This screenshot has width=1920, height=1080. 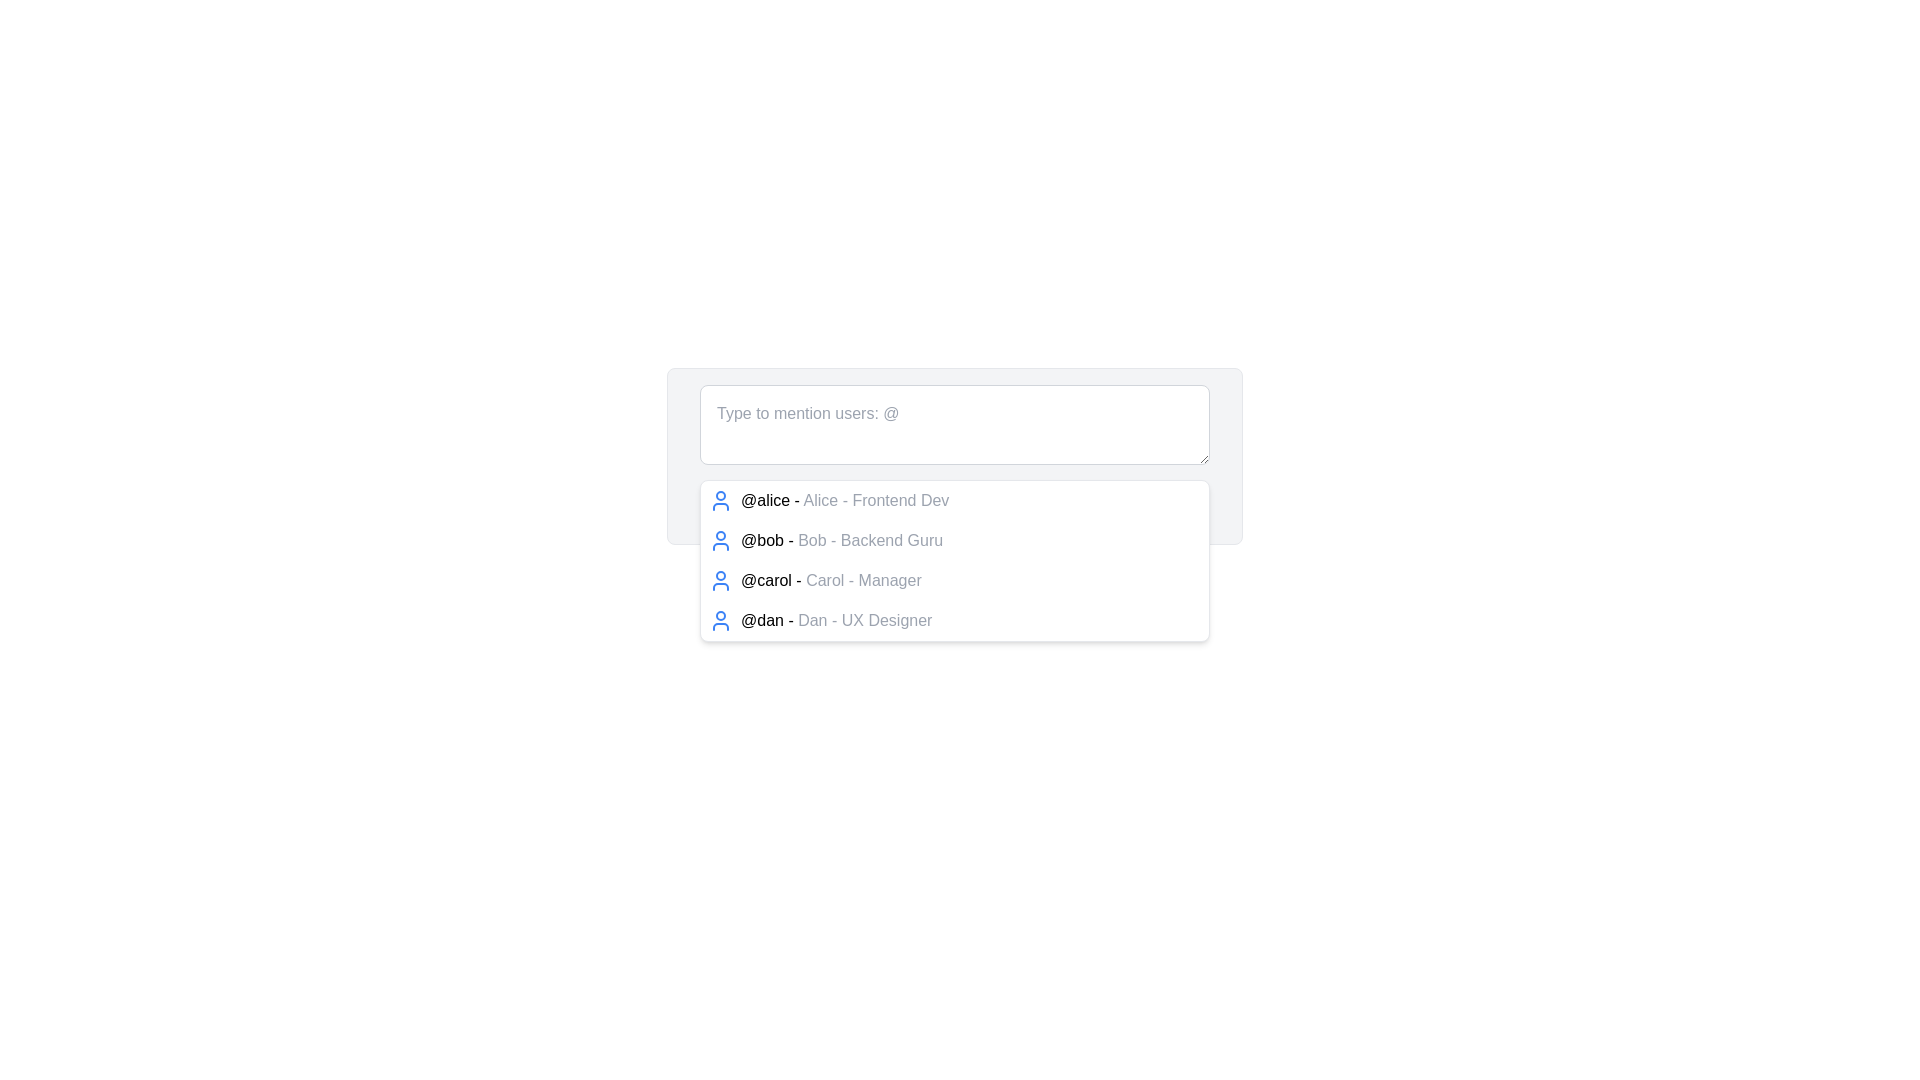 I want to click on the user suggestion element '@bob - Bob - Backend Guru.', so click(x=842, y=540).